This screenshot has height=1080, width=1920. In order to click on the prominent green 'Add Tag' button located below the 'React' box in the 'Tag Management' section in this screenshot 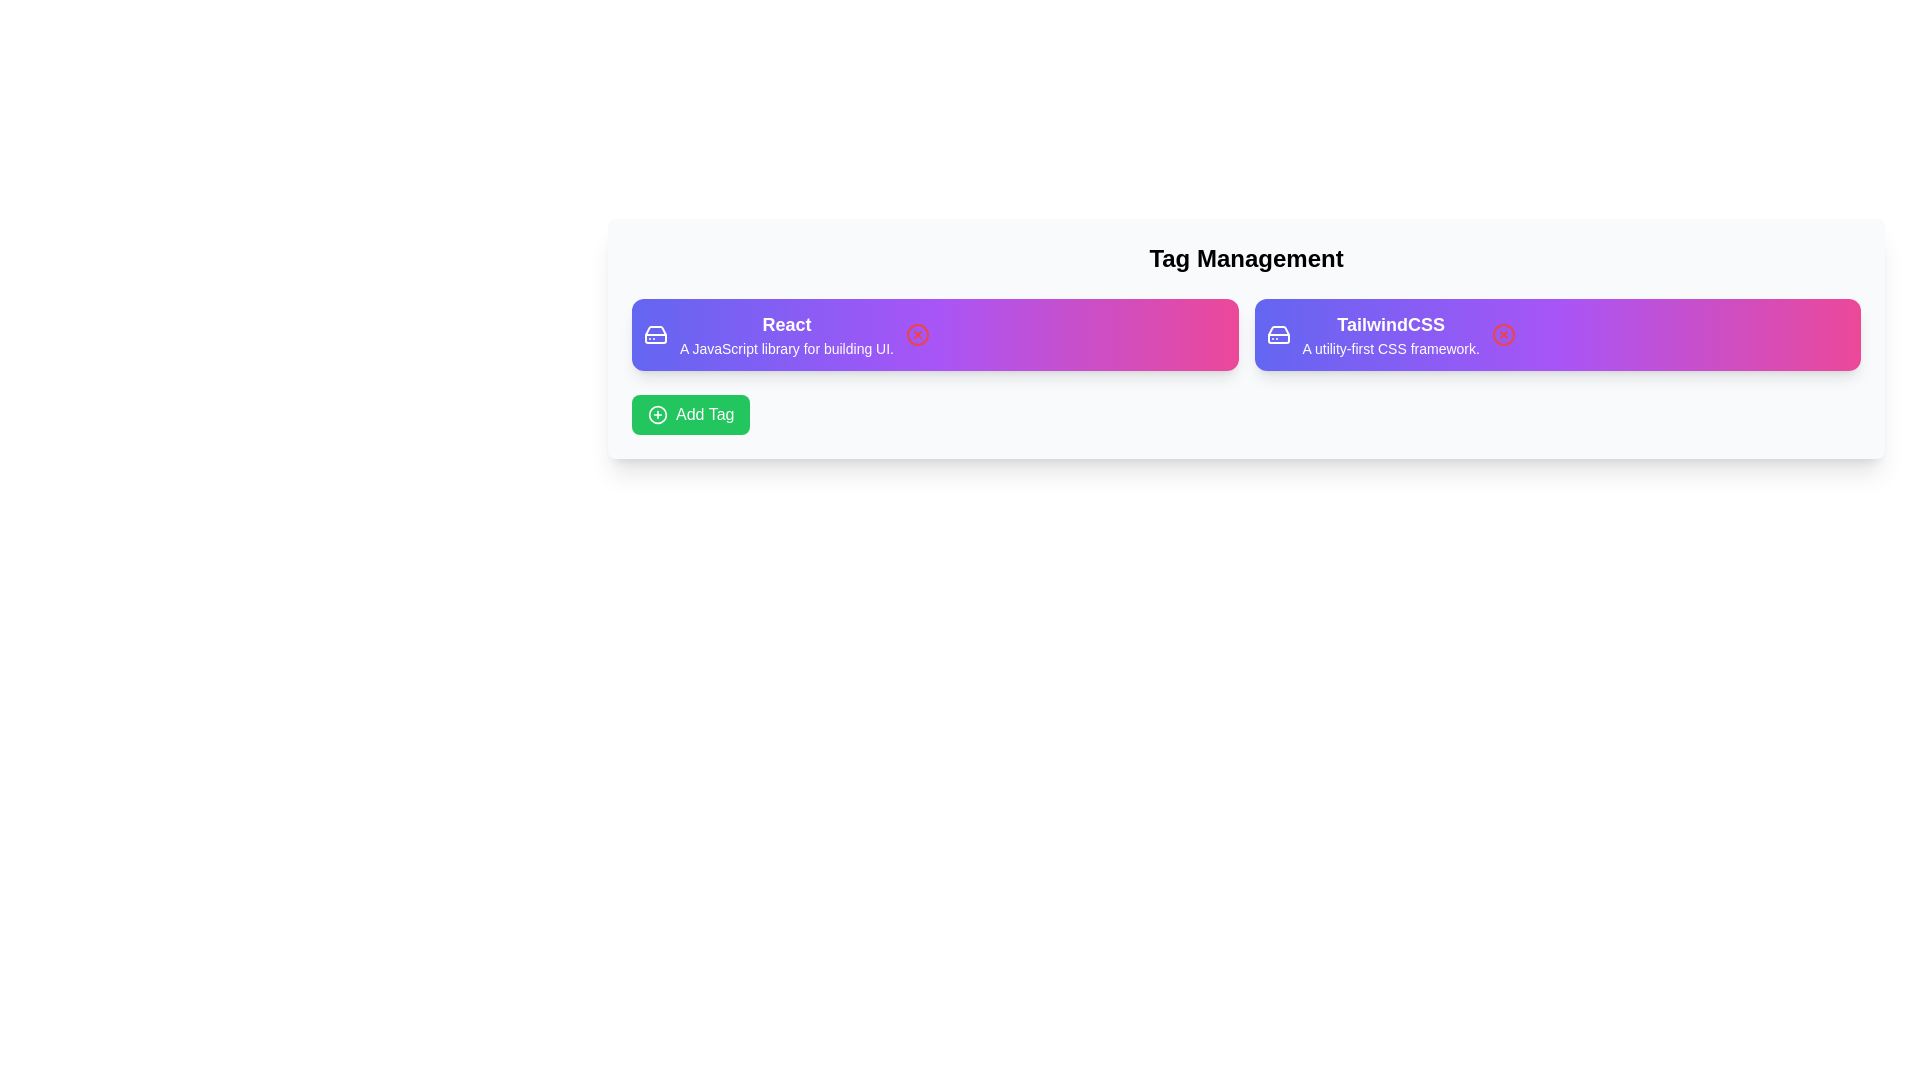, I will do `click(691, 414)`.